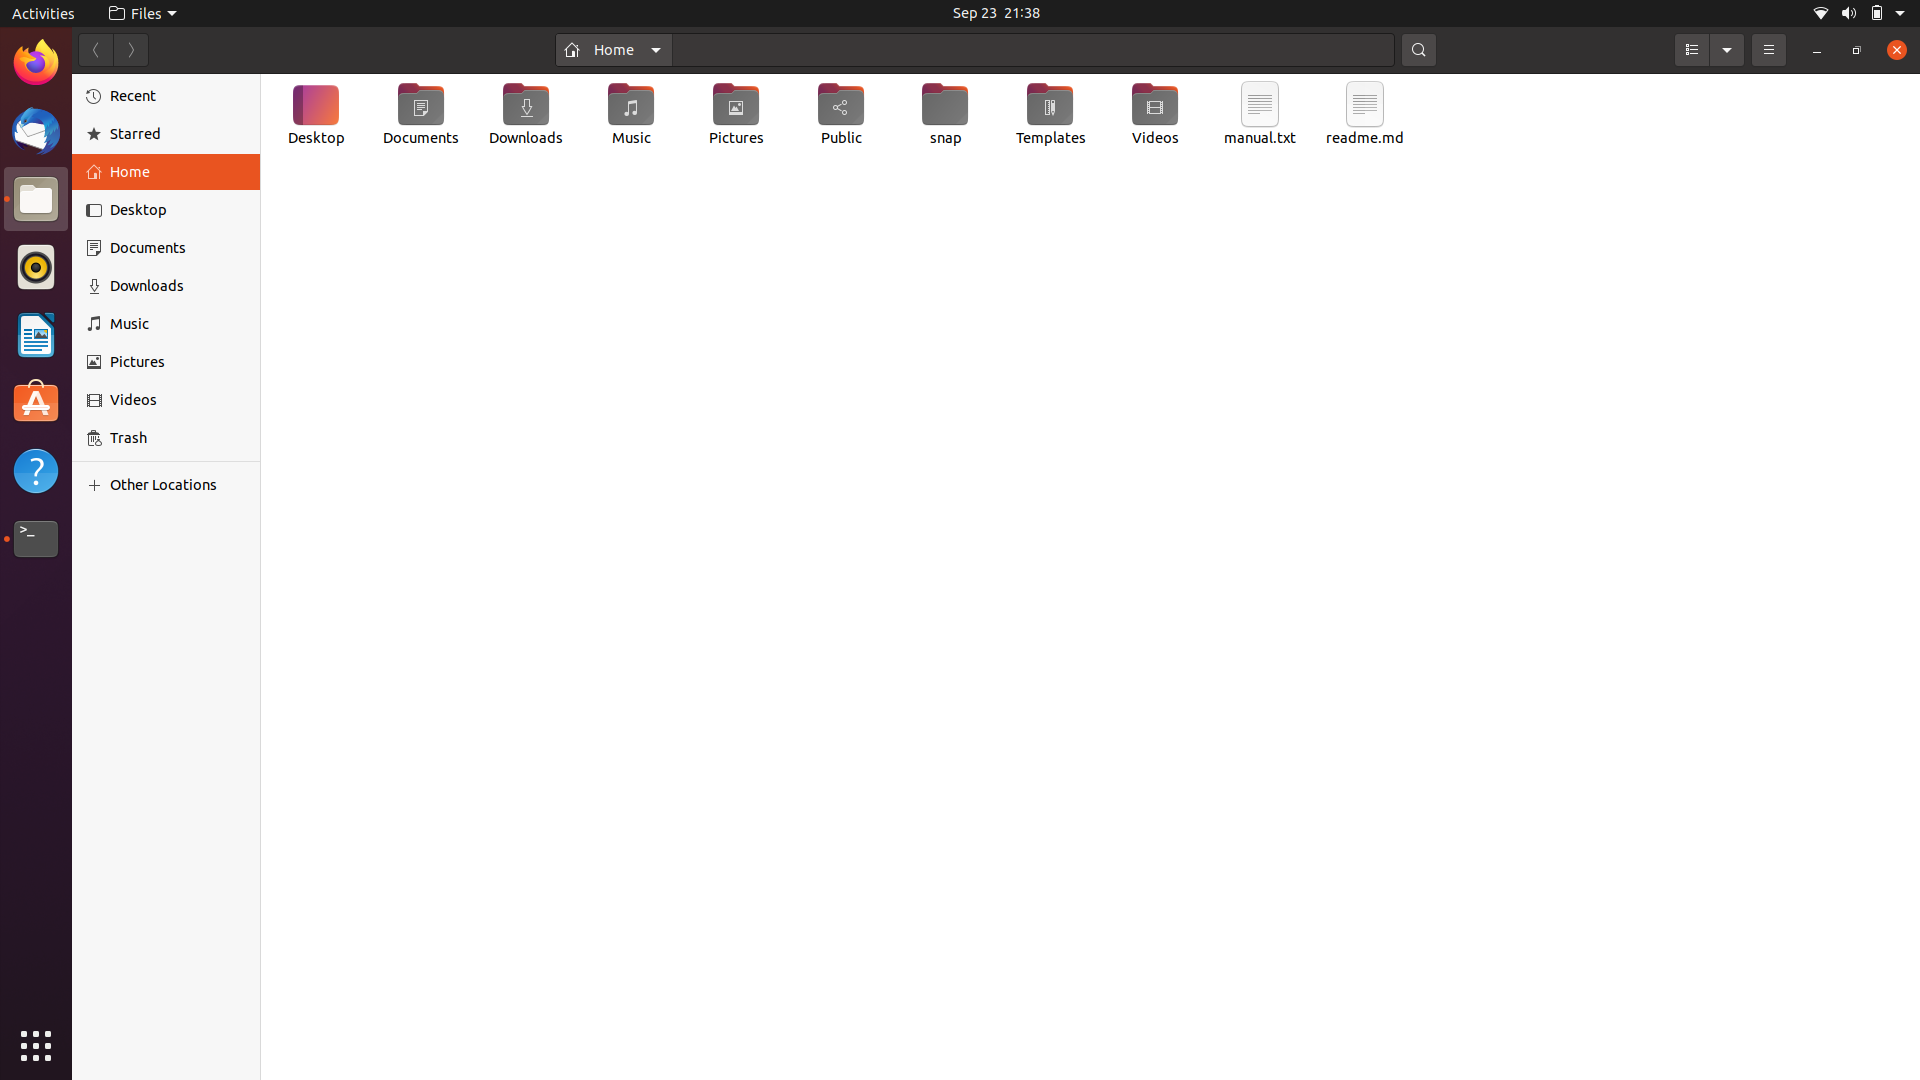 The image size is (1920, 1080). What do you see at coordinates (169, 363) in the screenshot?
I see `Switch to the "Pictures" tab` at bounding box center [169, 363].